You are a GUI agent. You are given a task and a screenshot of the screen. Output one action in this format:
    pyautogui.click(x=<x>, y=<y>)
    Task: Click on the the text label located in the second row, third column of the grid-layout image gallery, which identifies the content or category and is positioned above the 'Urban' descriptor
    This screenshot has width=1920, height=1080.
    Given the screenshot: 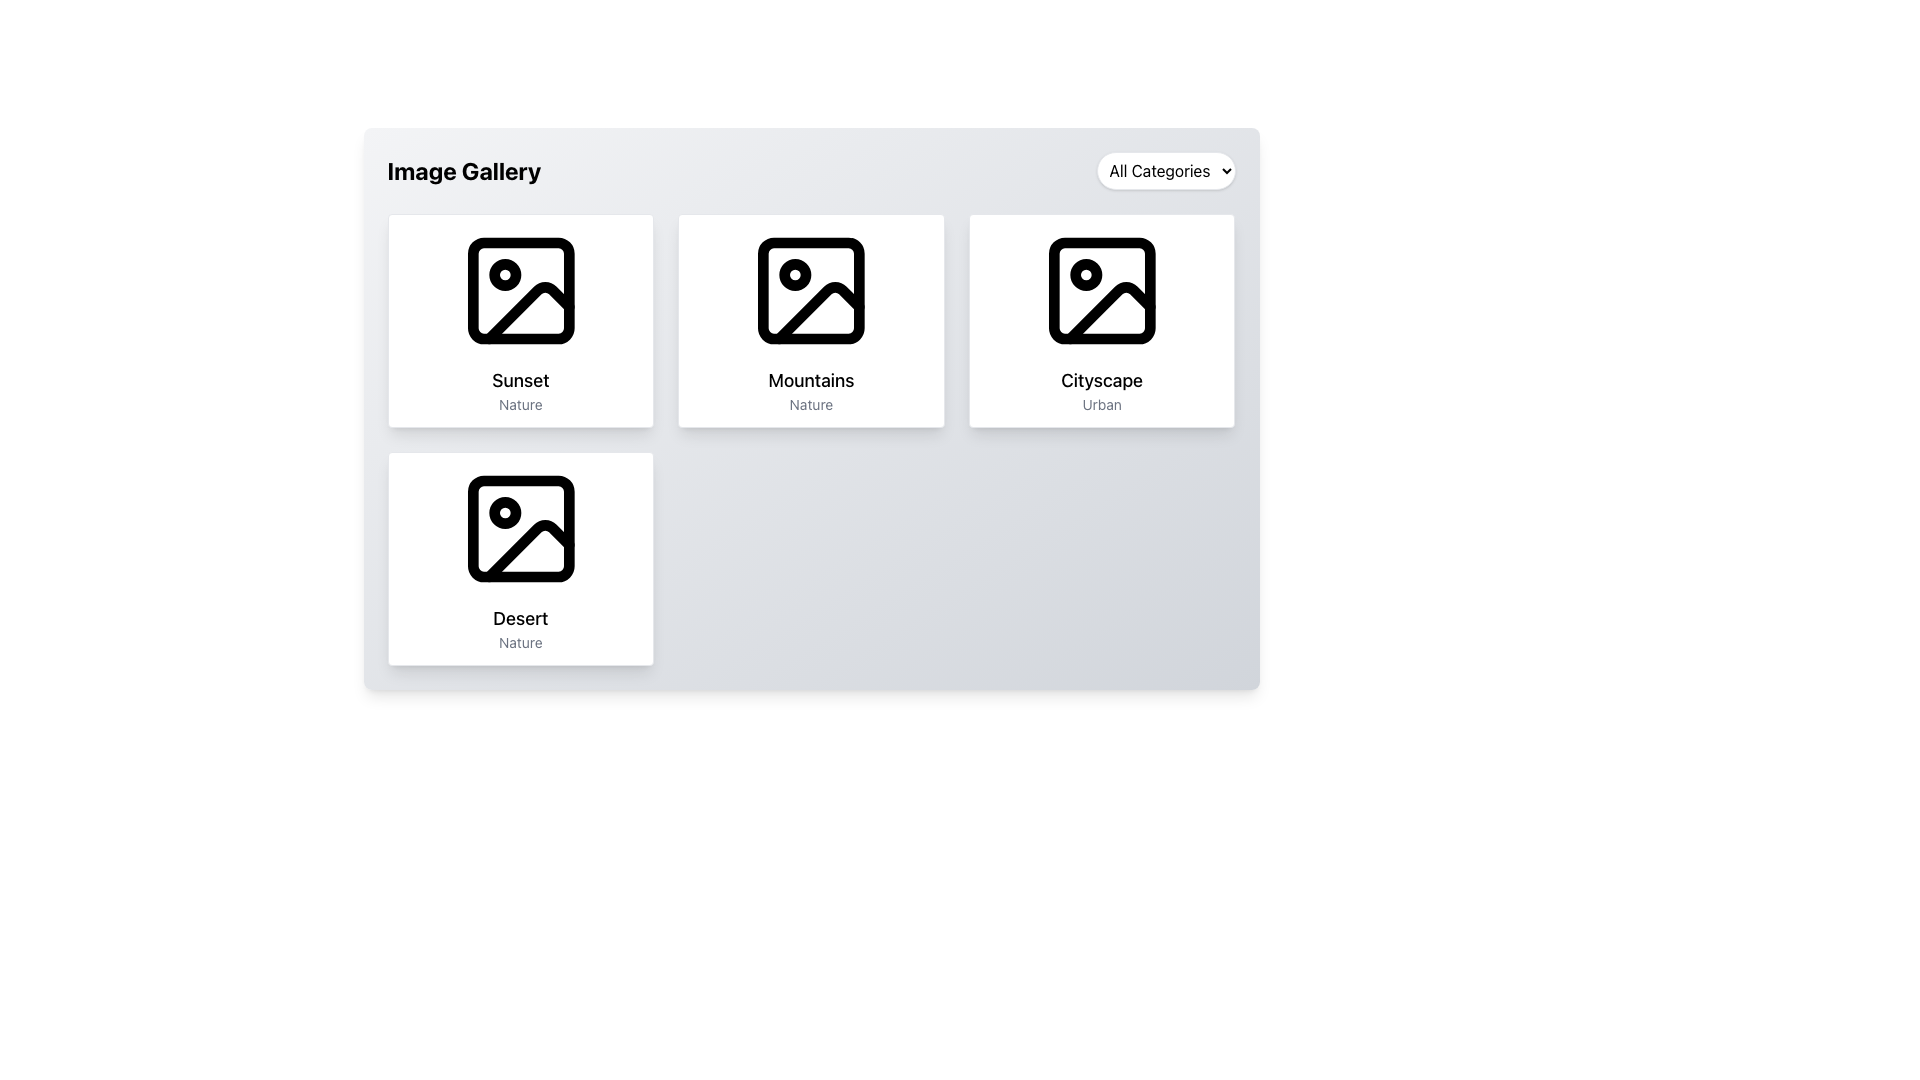 What is the action you would take?
    pyautogui.click(x=1101, y=381)
    